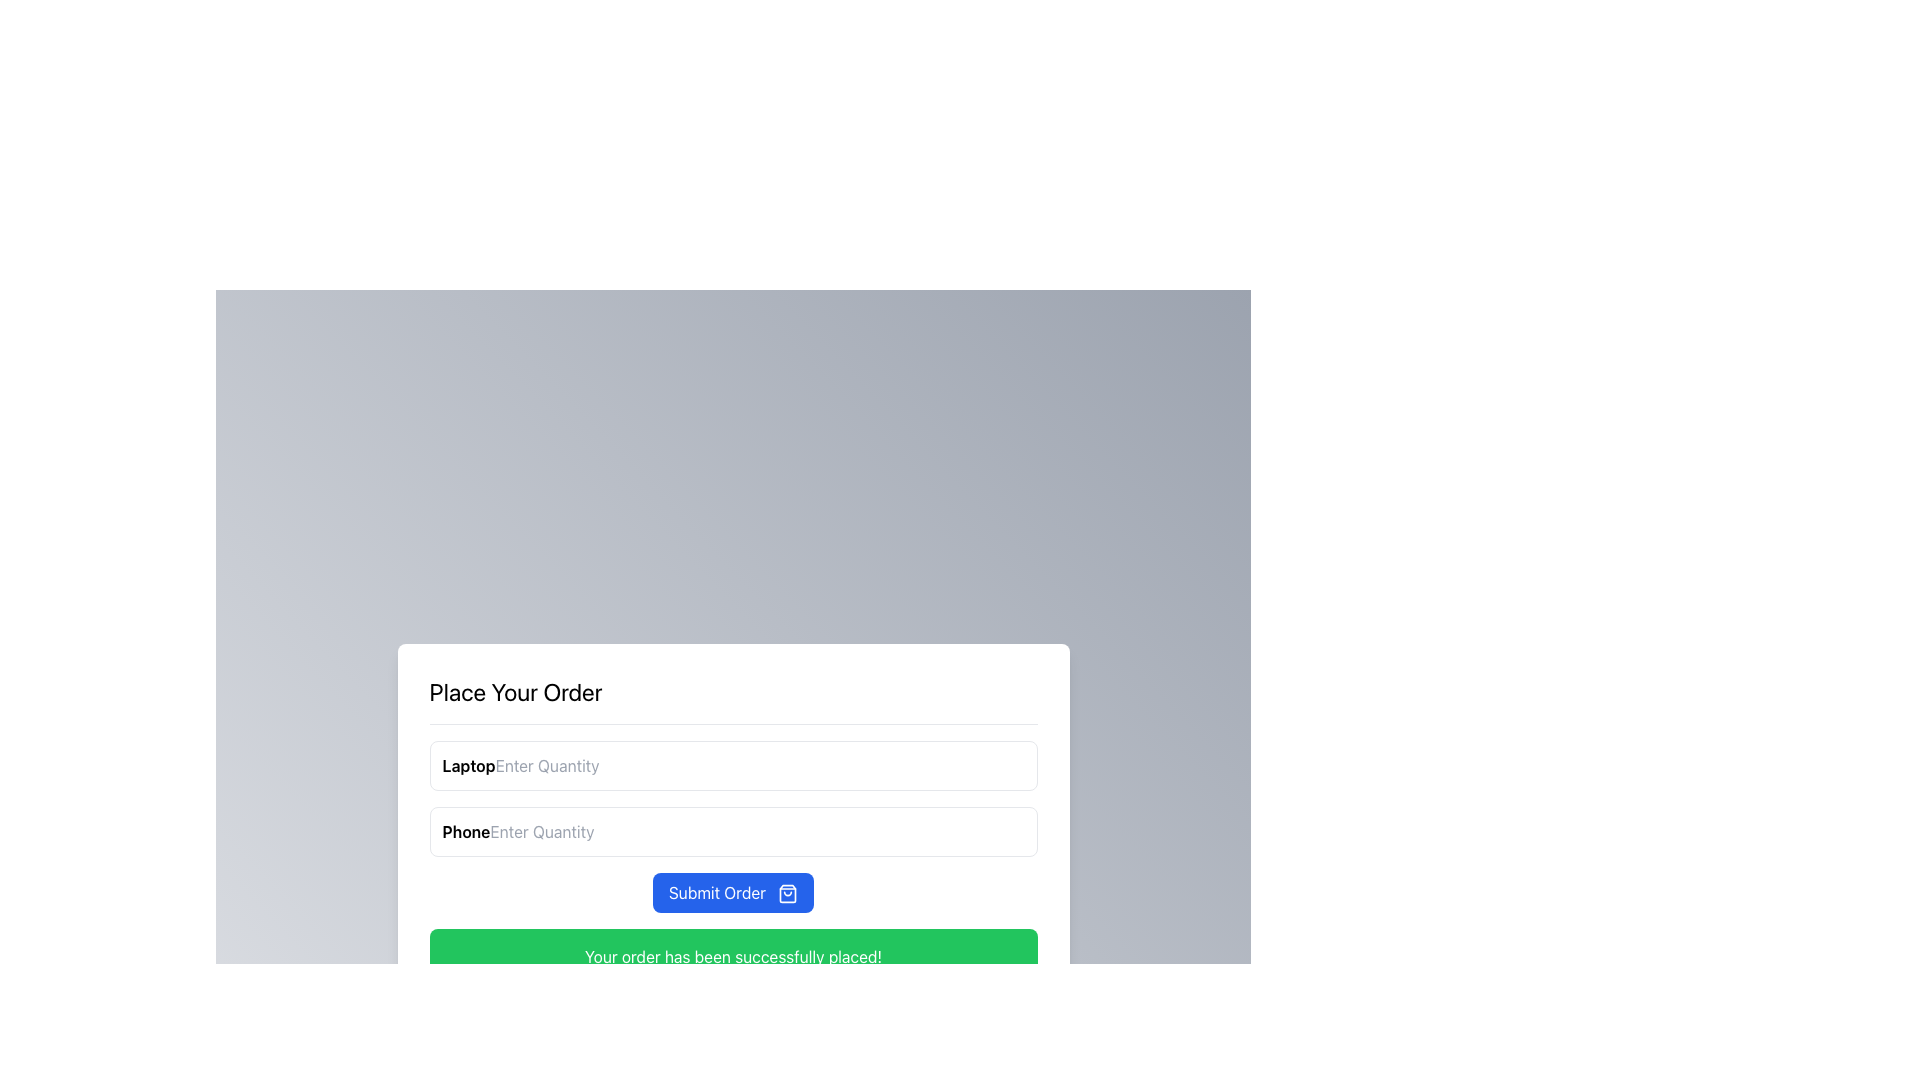  I want to click on the text input field for quantity, which is located next to the 'Laptop' label in the 'Place Your Order' form, so click(582, 765).